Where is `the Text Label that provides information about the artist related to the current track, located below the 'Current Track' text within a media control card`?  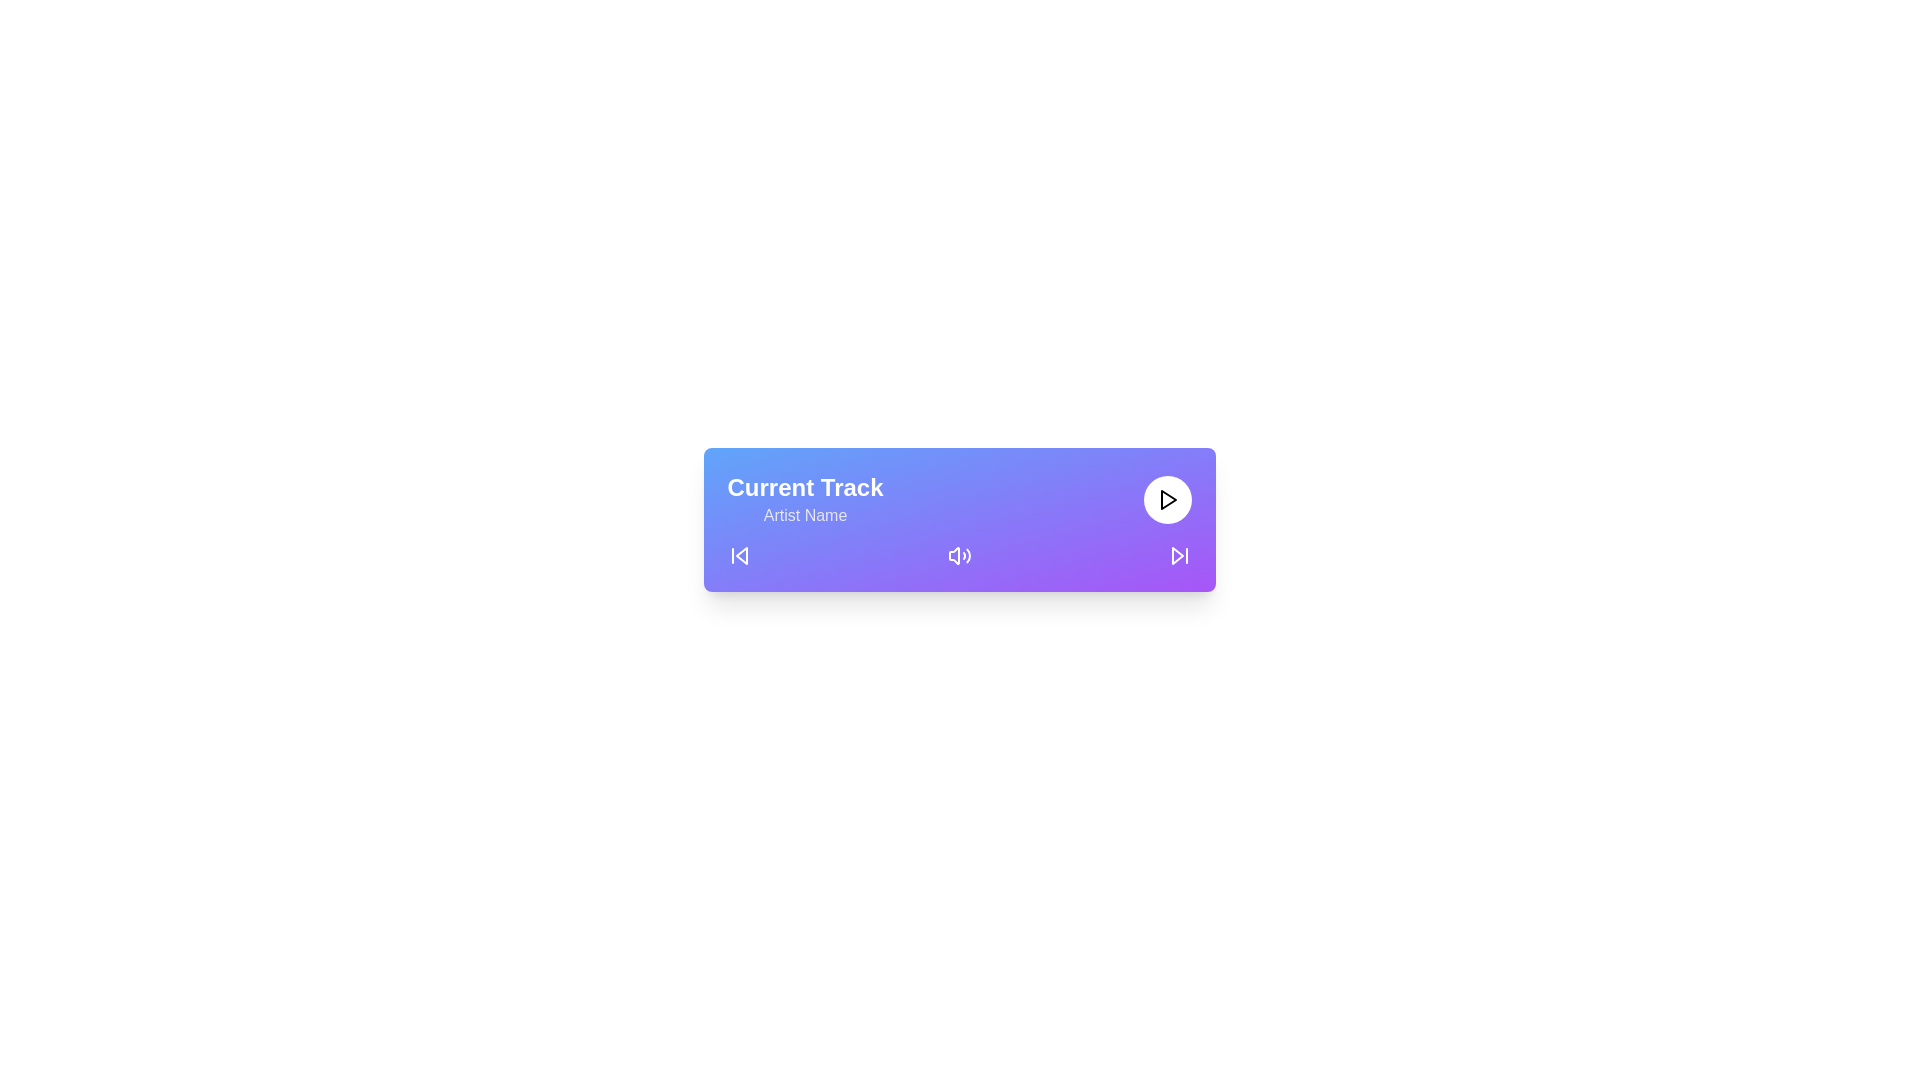
the Text Label that provides information about the artist related to the current track, located below the 'Current Track' text within a media control card is located at coordinates (805, 515).